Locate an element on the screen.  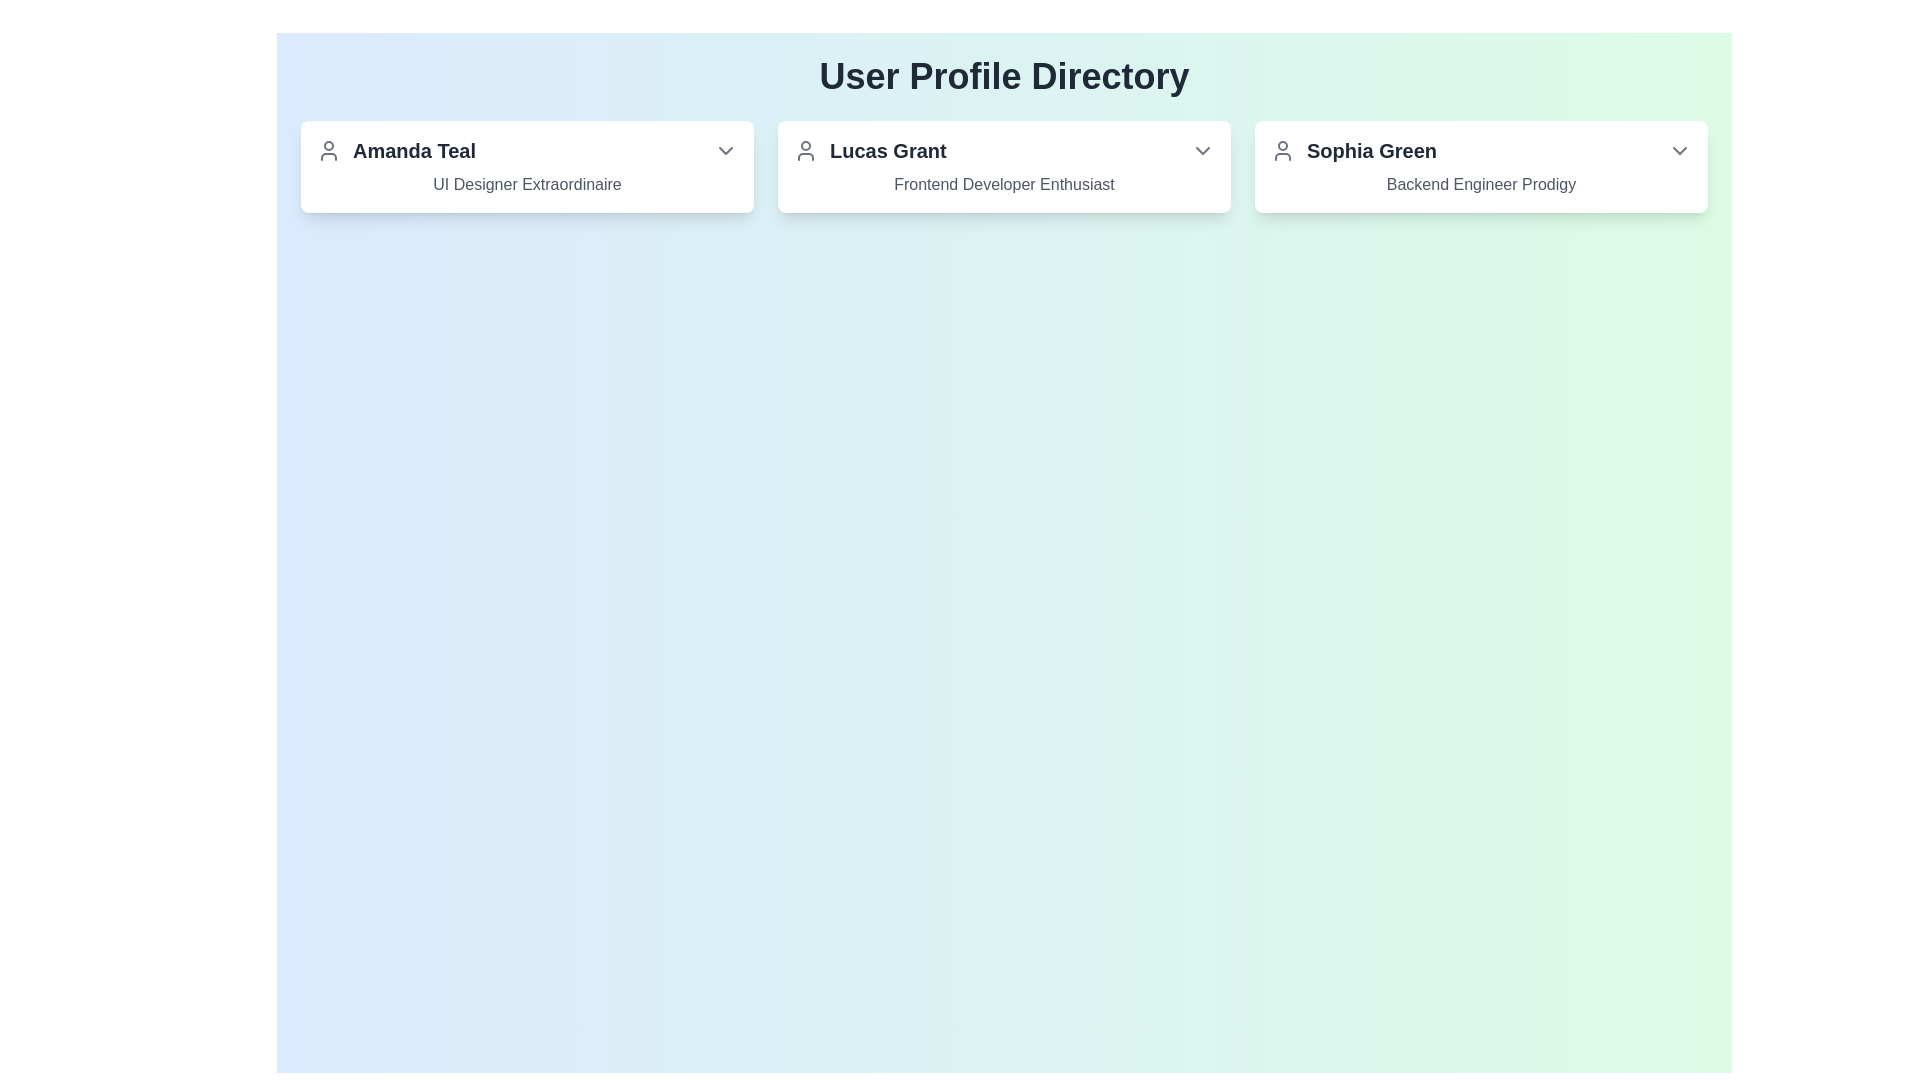
the dropdown arrow of the first informational card displaying user profile information located at the top-left position of the grid is located at coordinates (527, 165).